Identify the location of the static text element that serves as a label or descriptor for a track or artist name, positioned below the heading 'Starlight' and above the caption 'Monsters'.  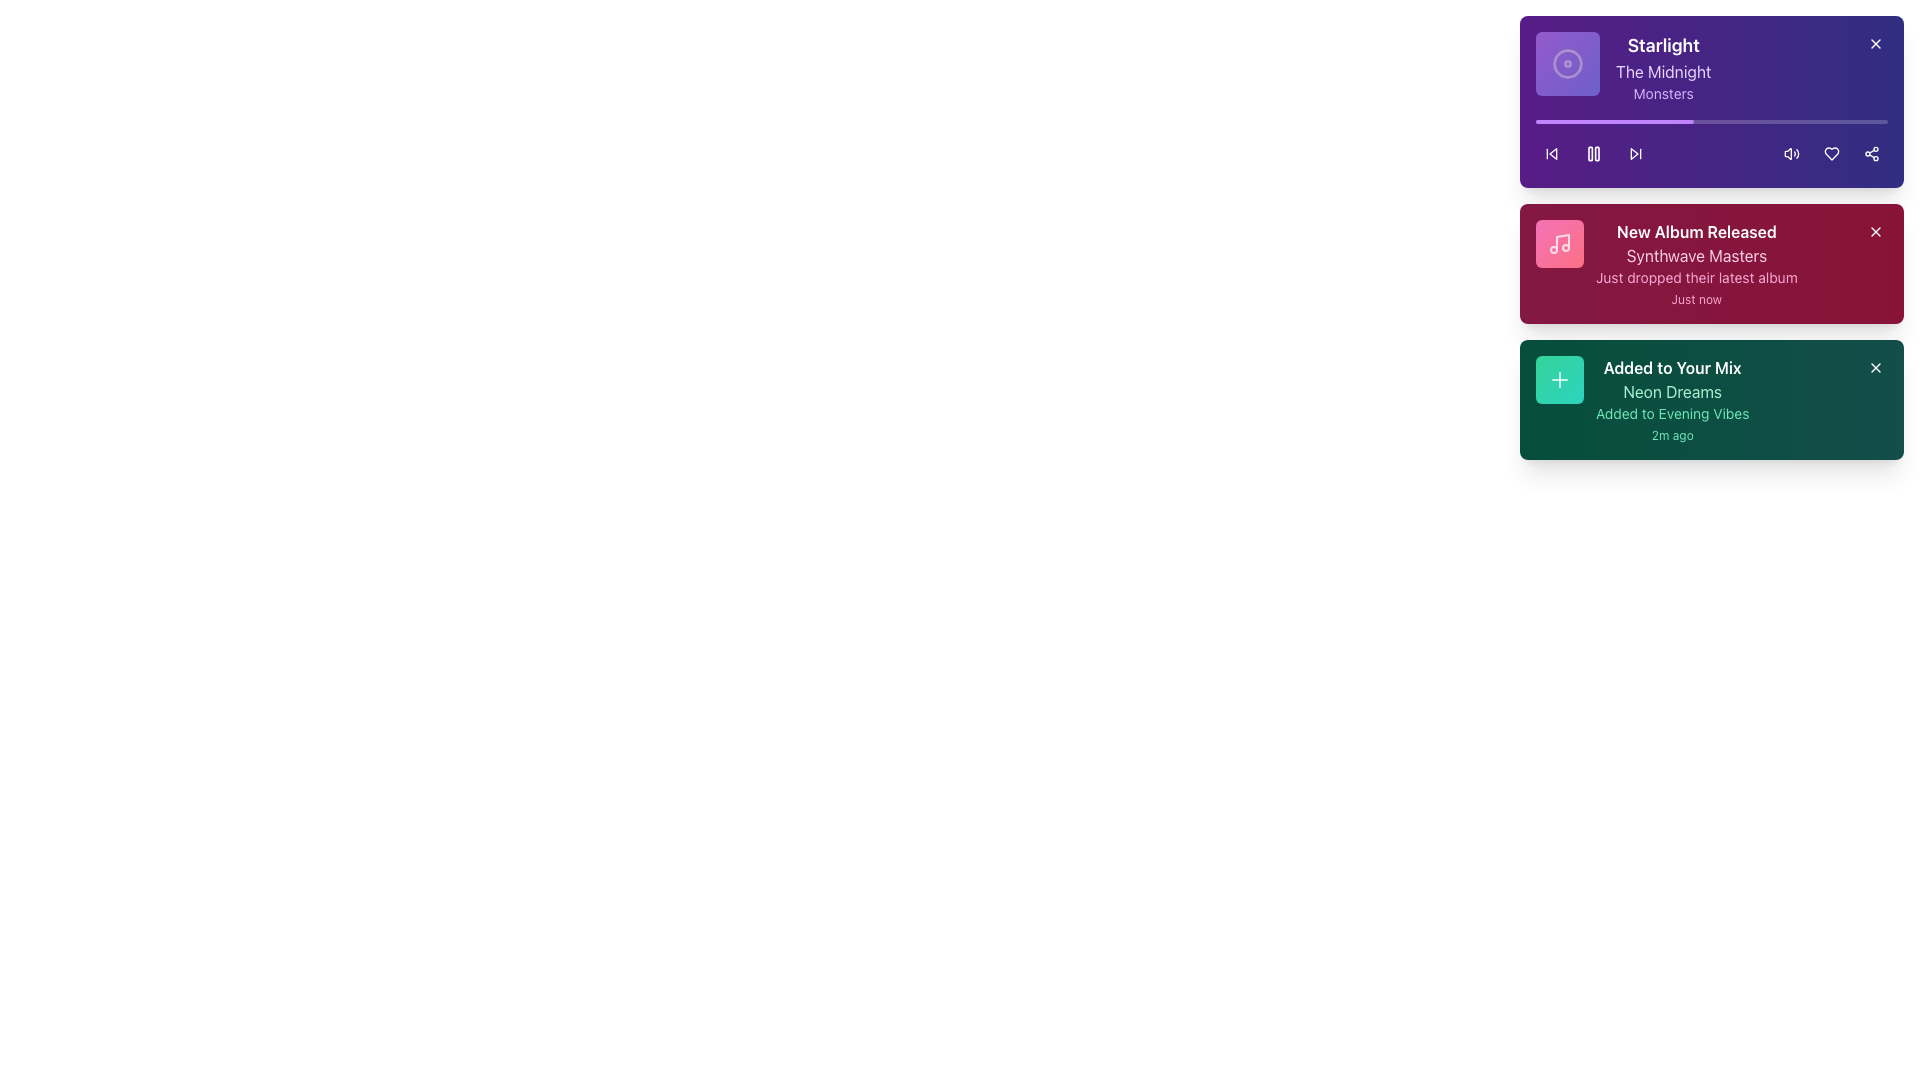
(1663, 71).